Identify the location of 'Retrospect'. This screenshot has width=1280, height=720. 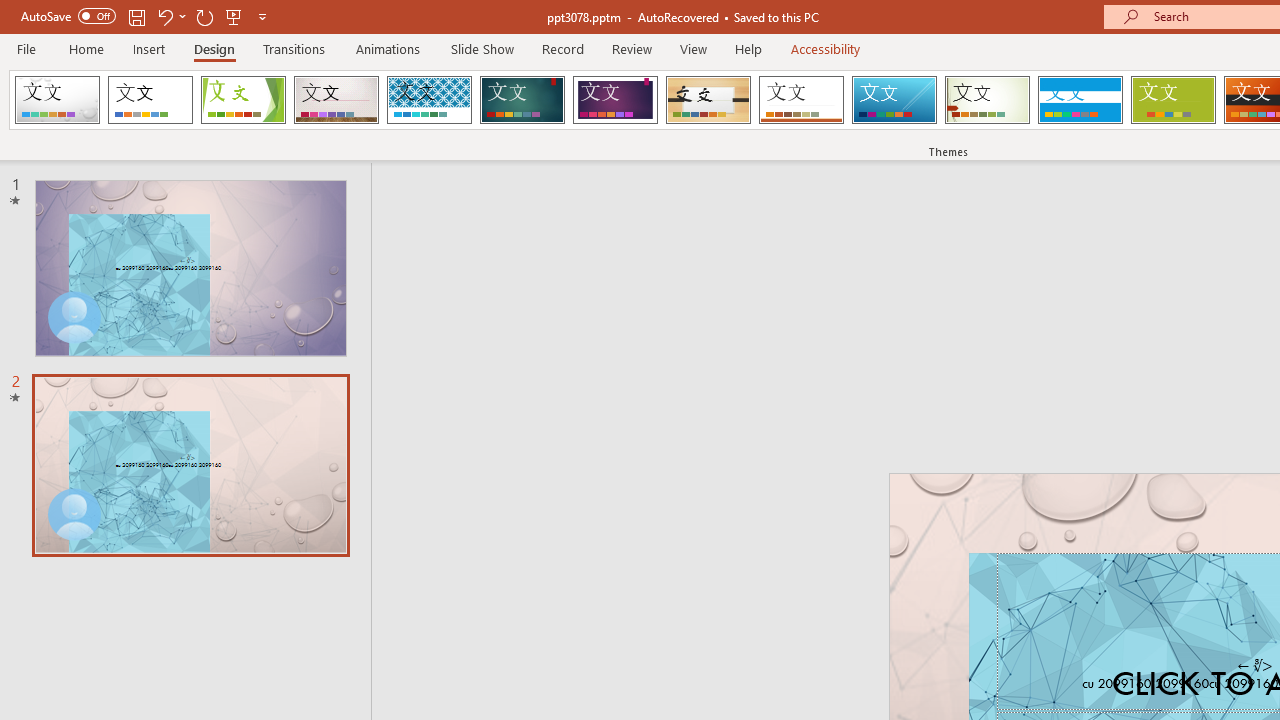
(801, 100).